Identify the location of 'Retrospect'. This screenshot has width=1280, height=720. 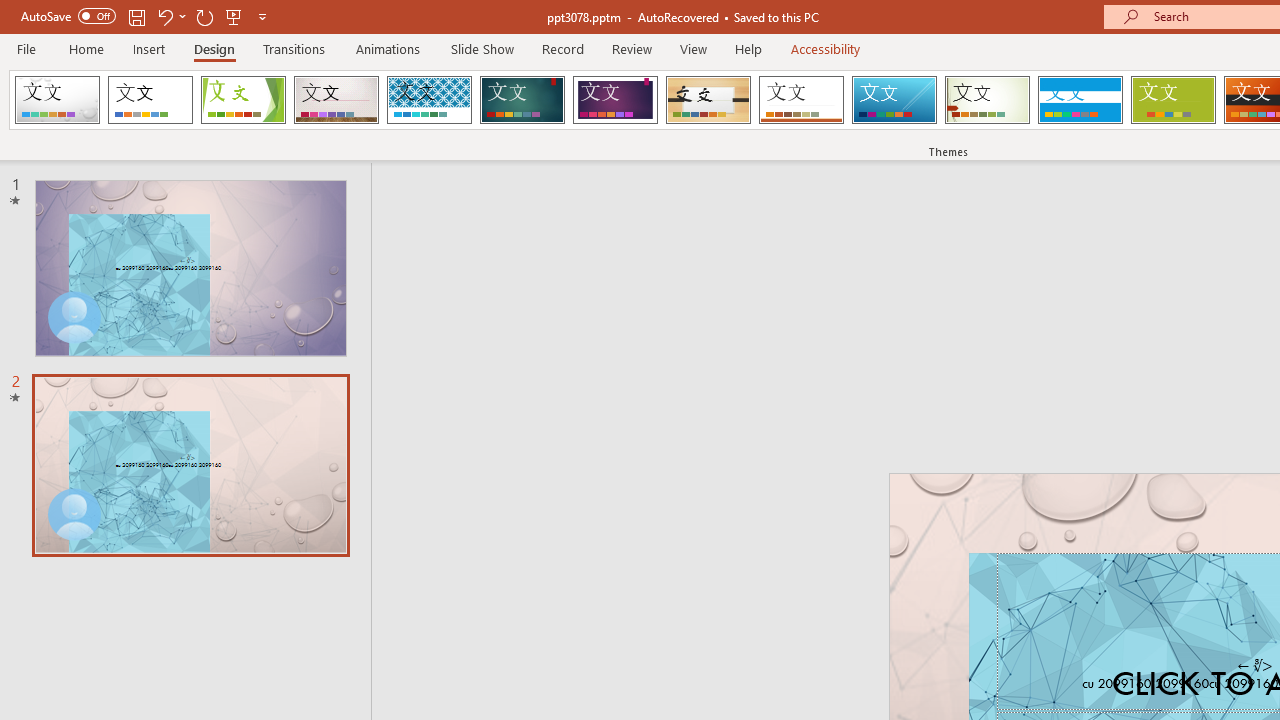
(801, 100).